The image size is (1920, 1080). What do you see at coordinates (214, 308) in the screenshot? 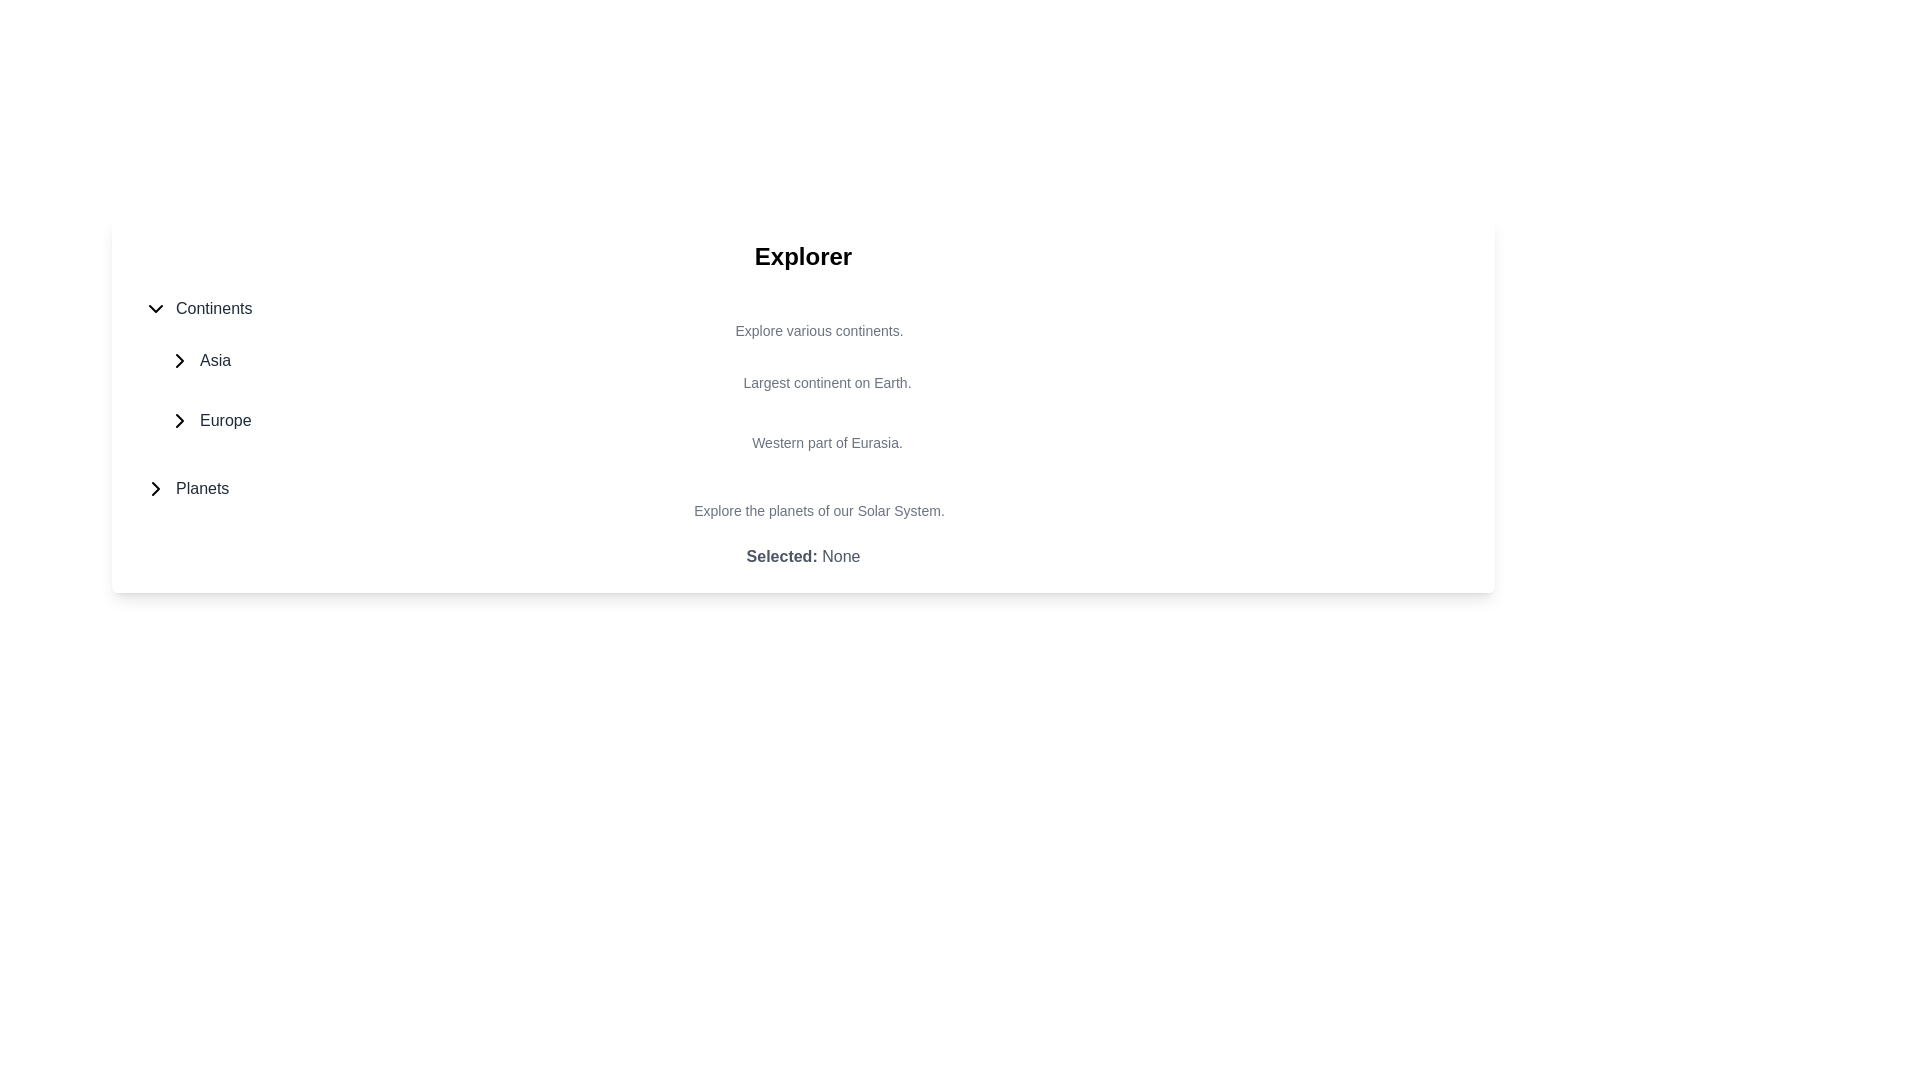
I see `the 'Continents' label in the dropdown menu` at bounding box center [214, 308].